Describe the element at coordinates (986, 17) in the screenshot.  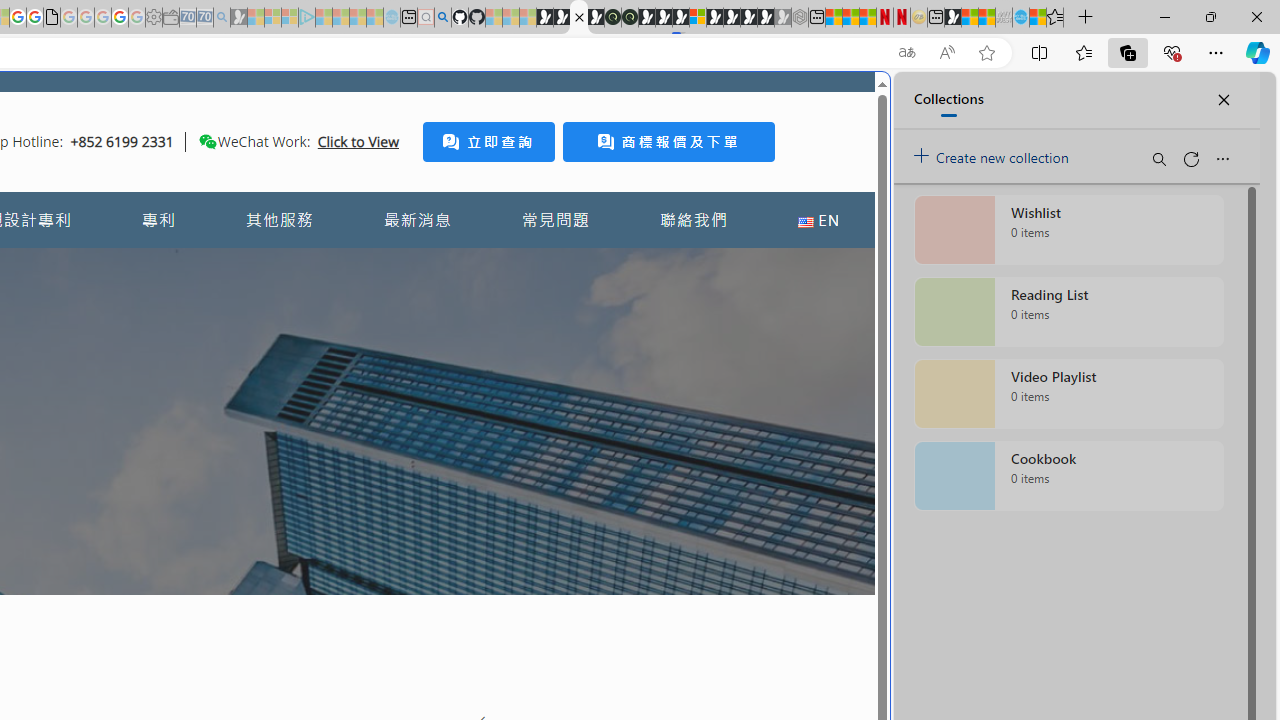
I see `'Earth has six continents not seven, radical new study claims'` at that location.